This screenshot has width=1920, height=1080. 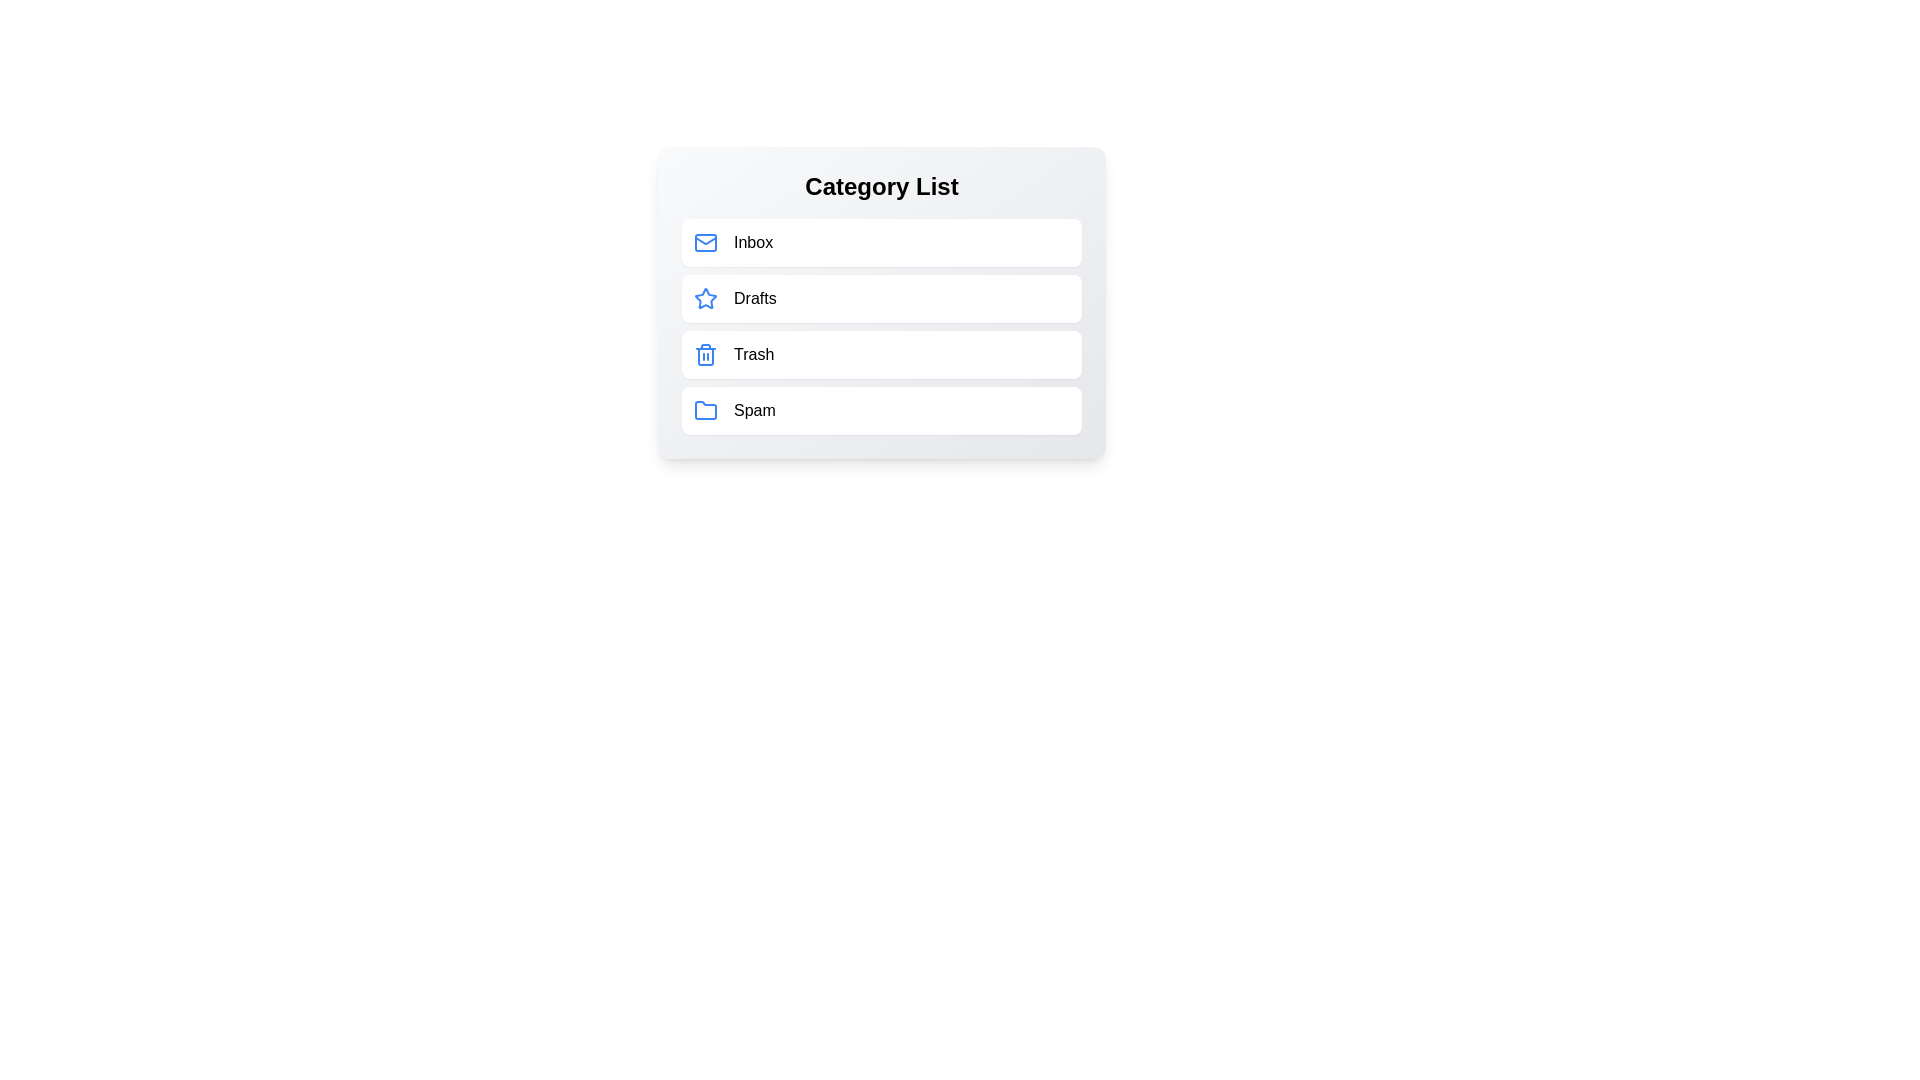 I want to click on the category Inbox from the list, so click(x=881, y=242).